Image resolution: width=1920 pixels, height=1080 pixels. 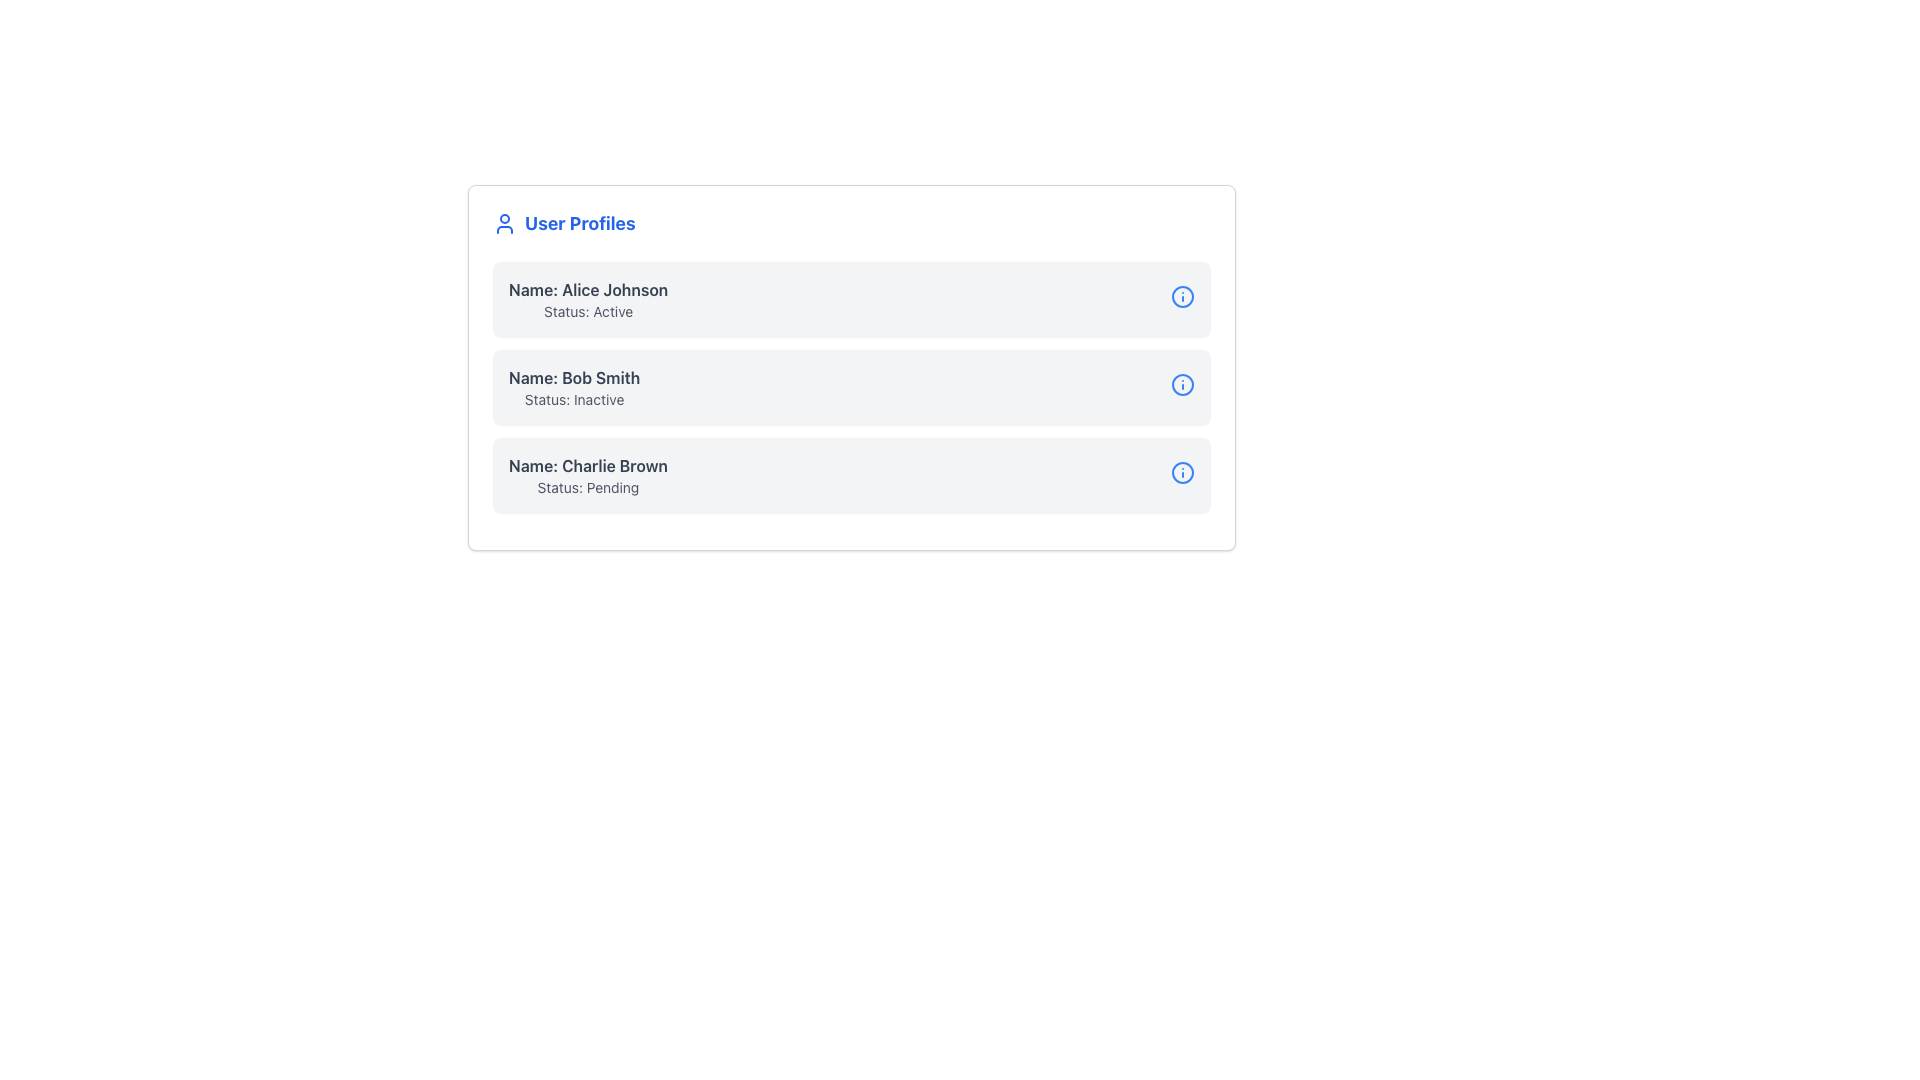 What do you see at coordinates (587, 475) in the screenshot?
I see `the Text Display element showing 'Name: Charlie Brown' and 'Status: Pending'` at bounding box center [587, 475].